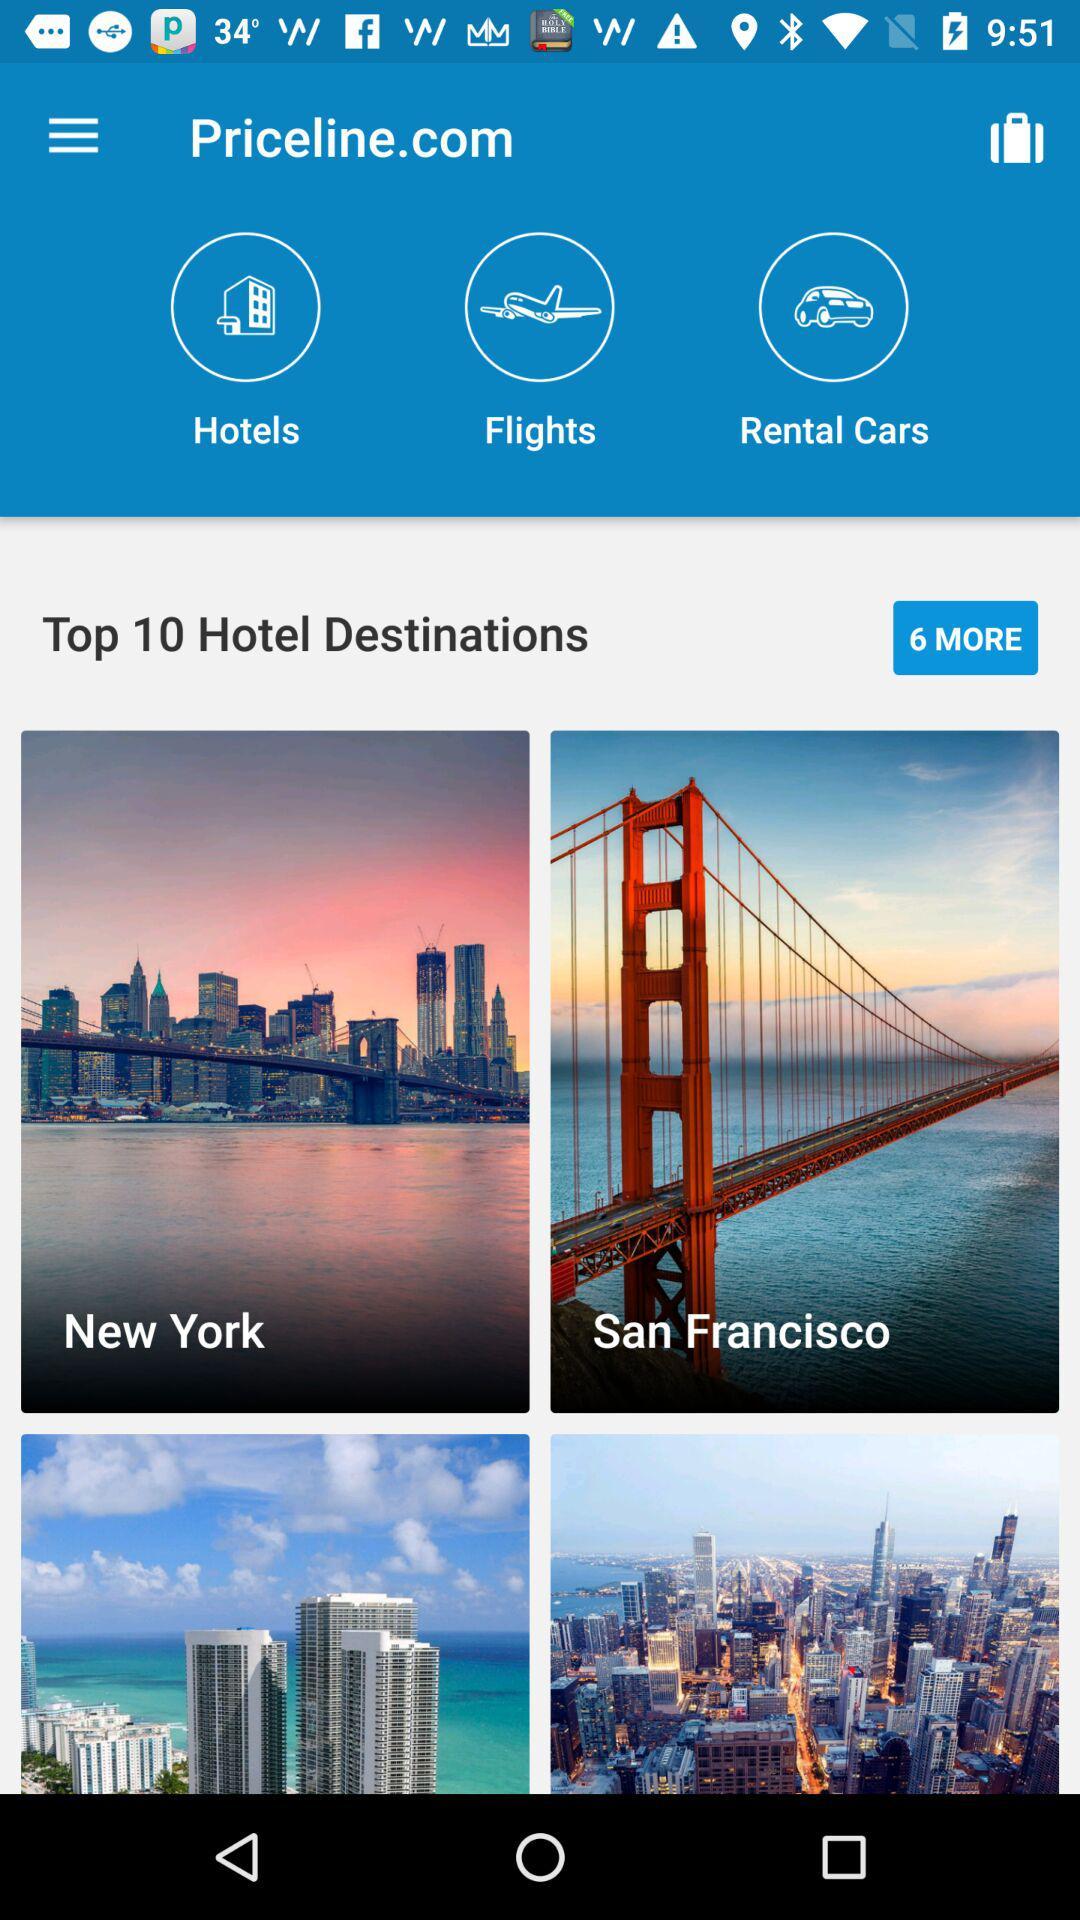  Describe the element at coordinates (1017, 135) in the screenshot. I see `item next to the flights item` at that location.